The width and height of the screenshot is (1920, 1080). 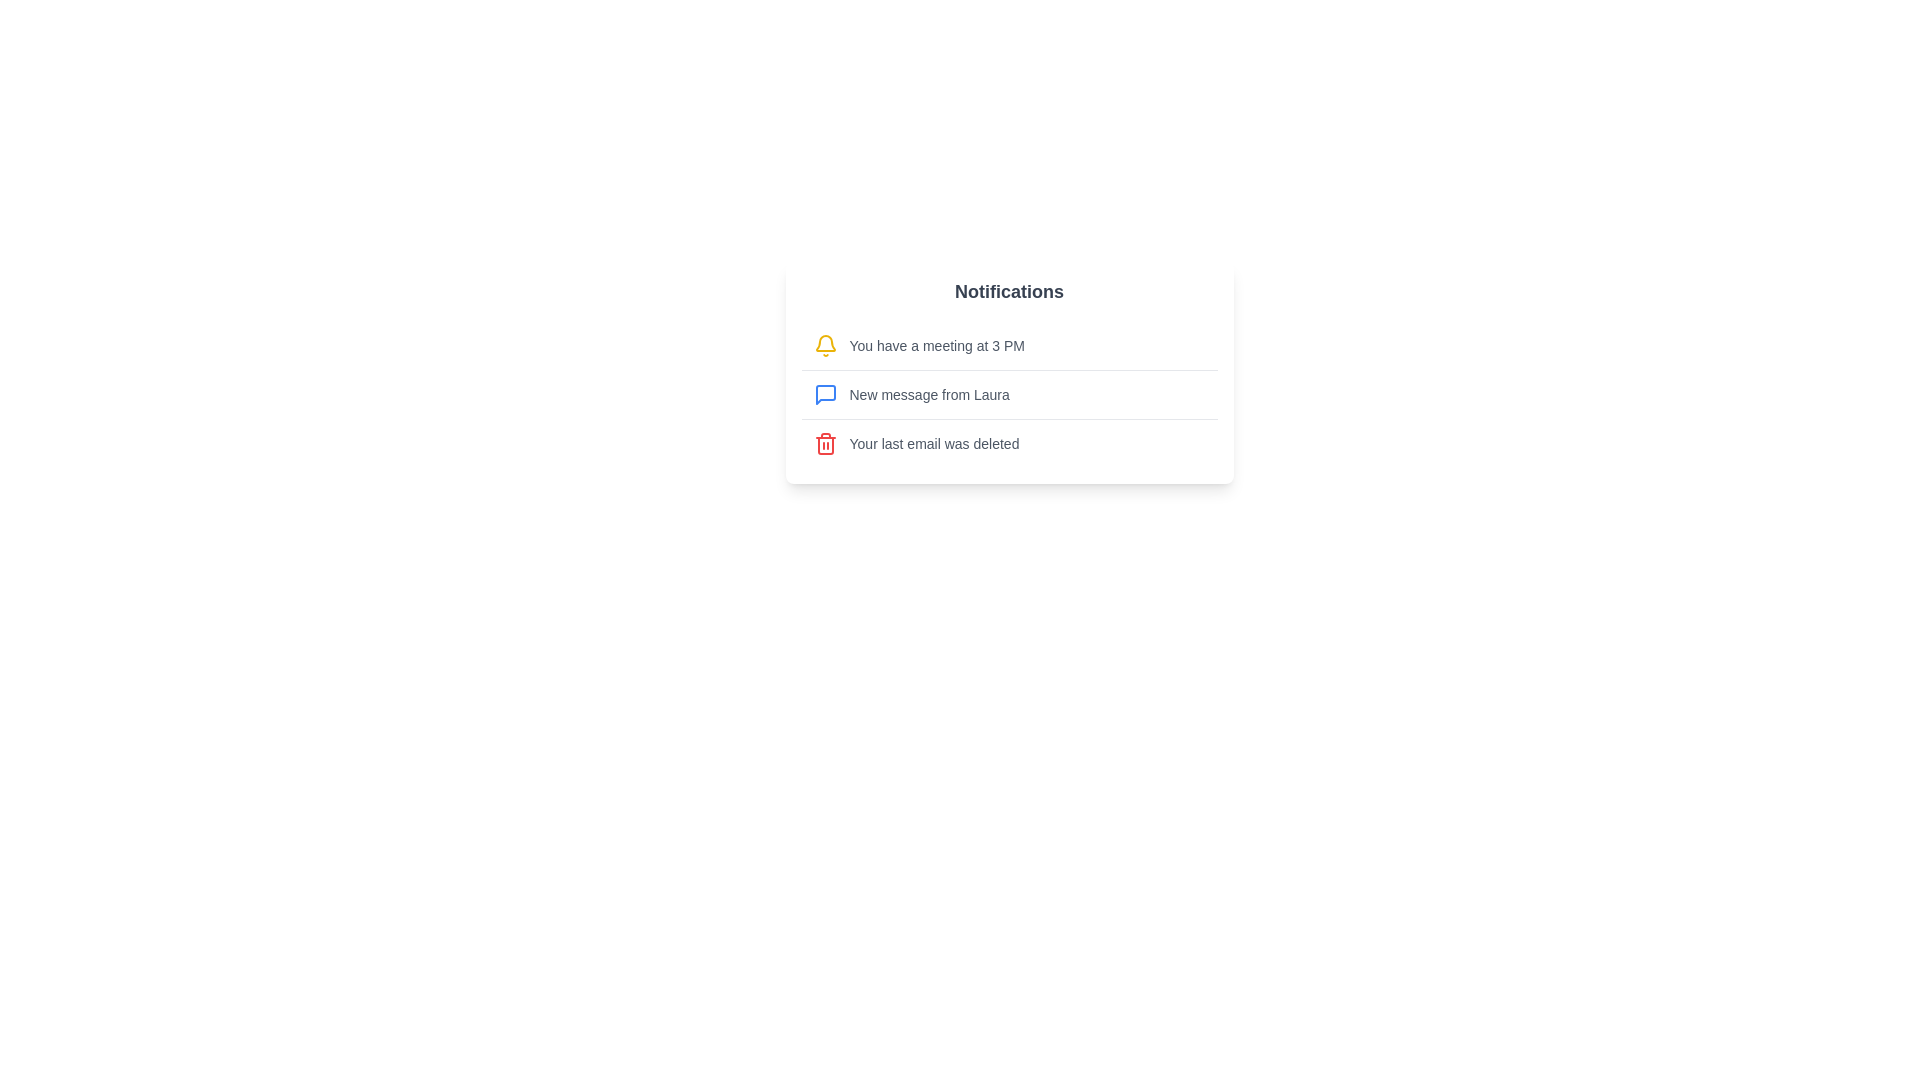 I want to click on the first notification item in the notifications panel, which displays a bell icon and the message 'You have a meeting at 3 PM', so click(x=1009, y=345).